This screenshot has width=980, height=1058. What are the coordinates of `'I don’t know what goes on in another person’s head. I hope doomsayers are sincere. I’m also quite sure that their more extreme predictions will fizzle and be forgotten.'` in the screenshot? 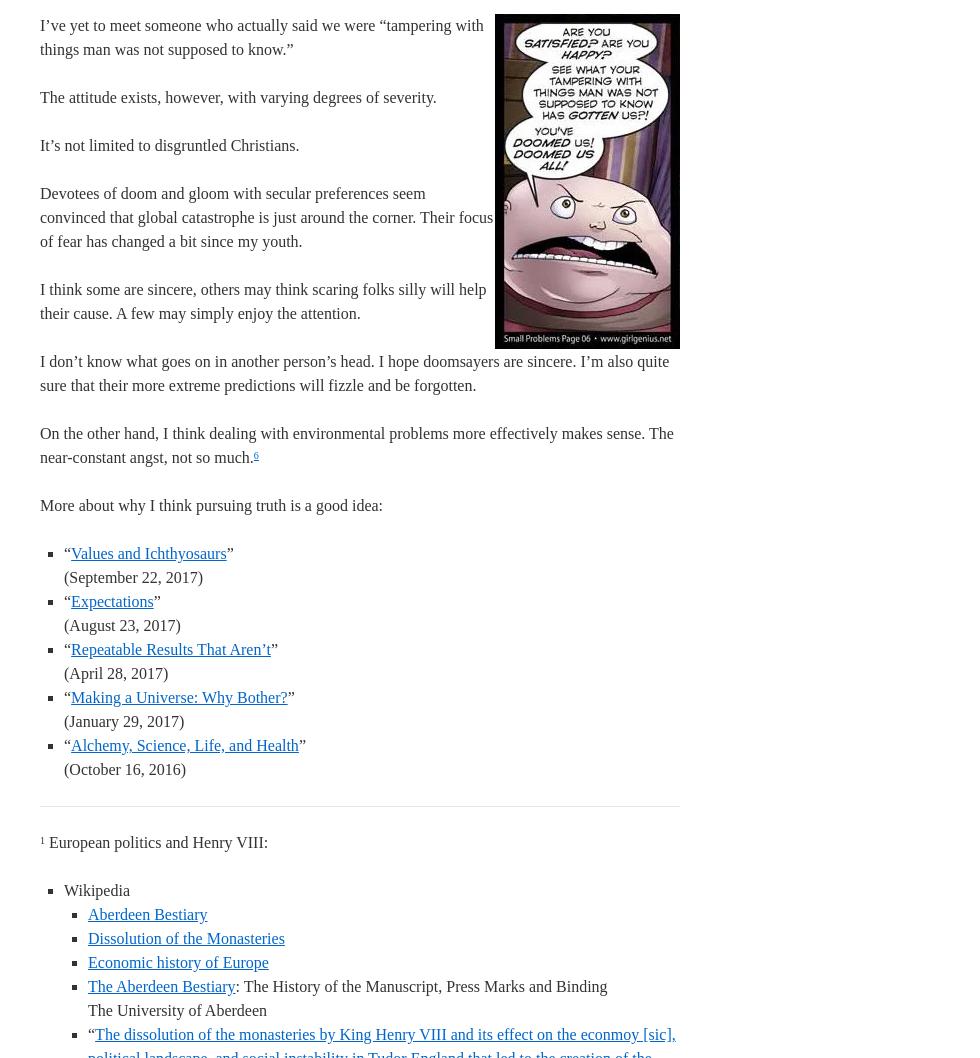 It's located at (354, 373).